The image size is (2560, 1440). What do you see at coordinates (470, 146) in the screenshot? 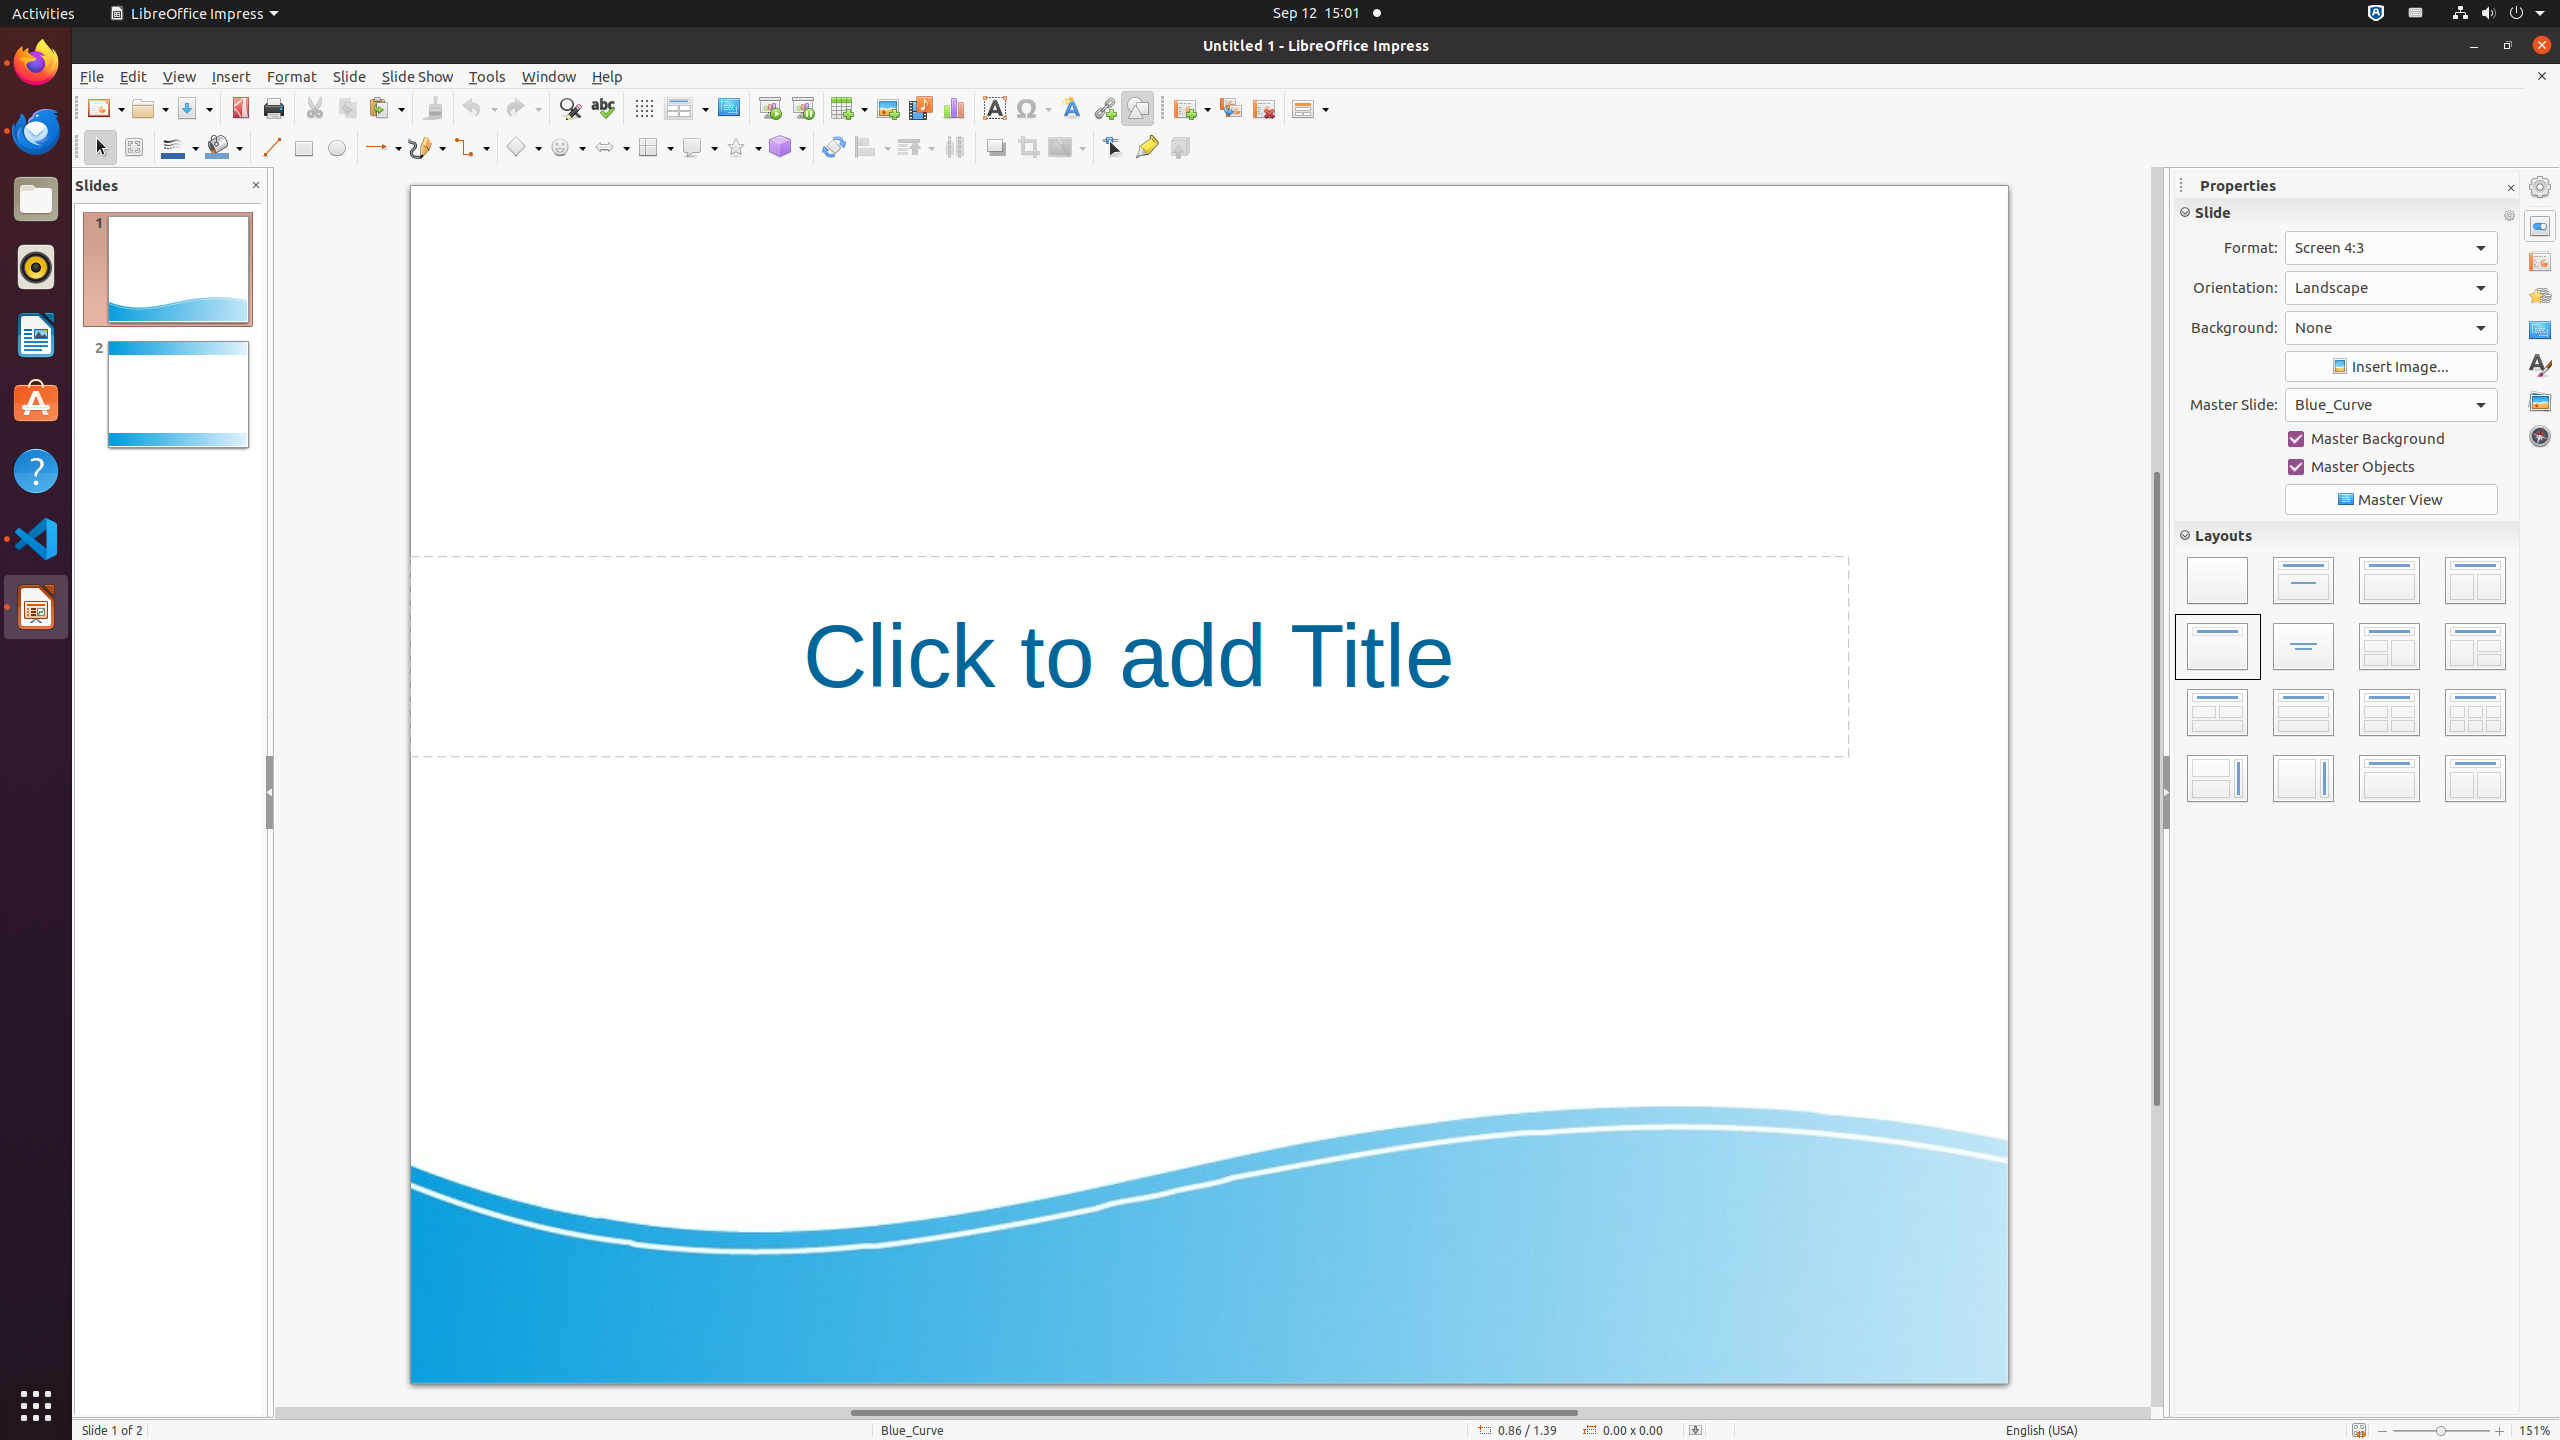
I see `'Connectors'` at bounding box center [470, 146].